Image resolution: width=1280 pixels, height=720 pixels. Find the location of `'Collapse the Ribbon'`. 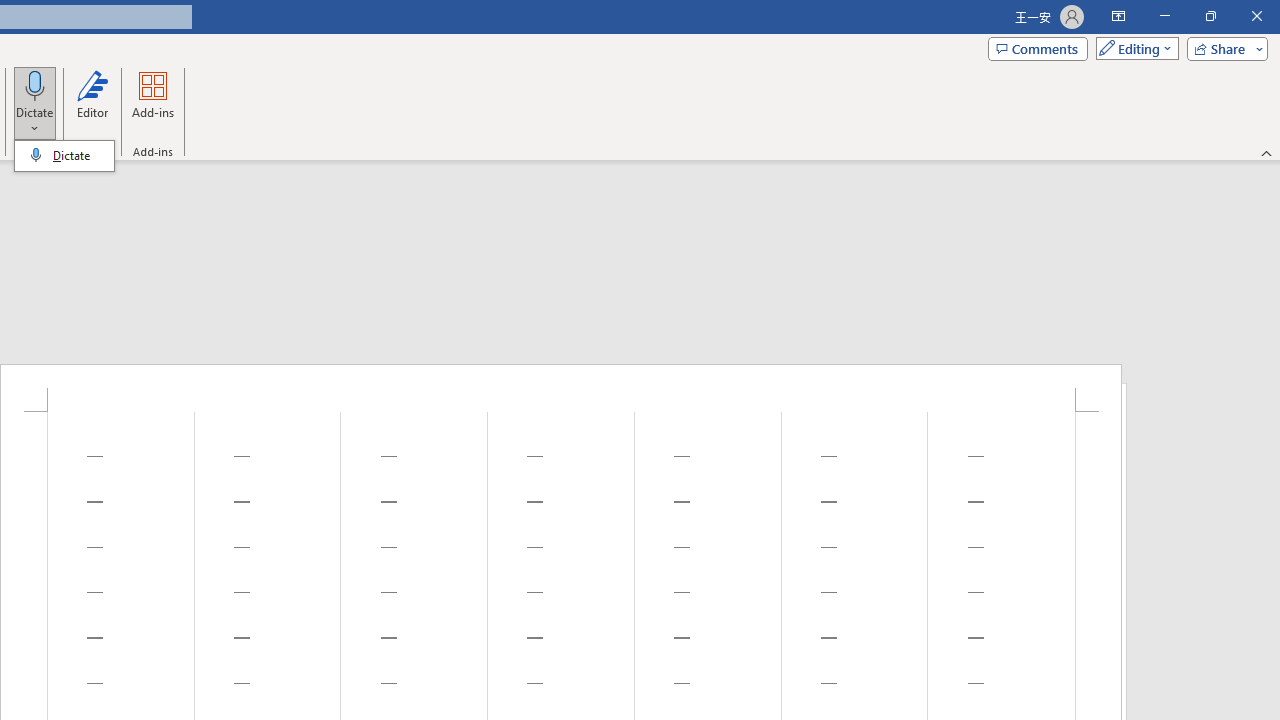

'Collapse the Ribbon' is located at coordinates (1266, 152).